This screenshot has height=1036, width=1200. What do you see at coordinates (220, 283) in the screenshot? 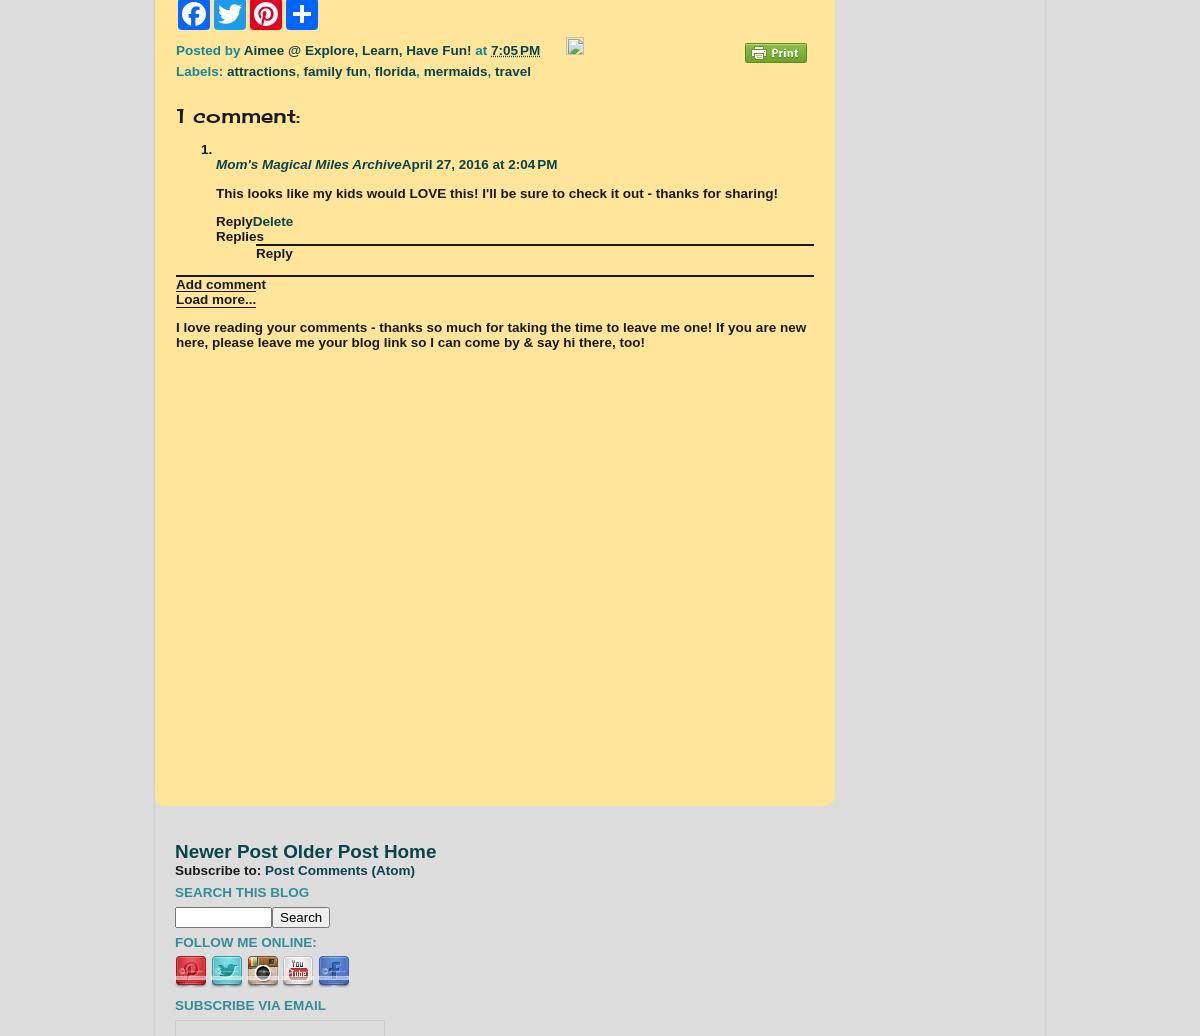
I see `'Add comment'` at bounding box center [220, 283].